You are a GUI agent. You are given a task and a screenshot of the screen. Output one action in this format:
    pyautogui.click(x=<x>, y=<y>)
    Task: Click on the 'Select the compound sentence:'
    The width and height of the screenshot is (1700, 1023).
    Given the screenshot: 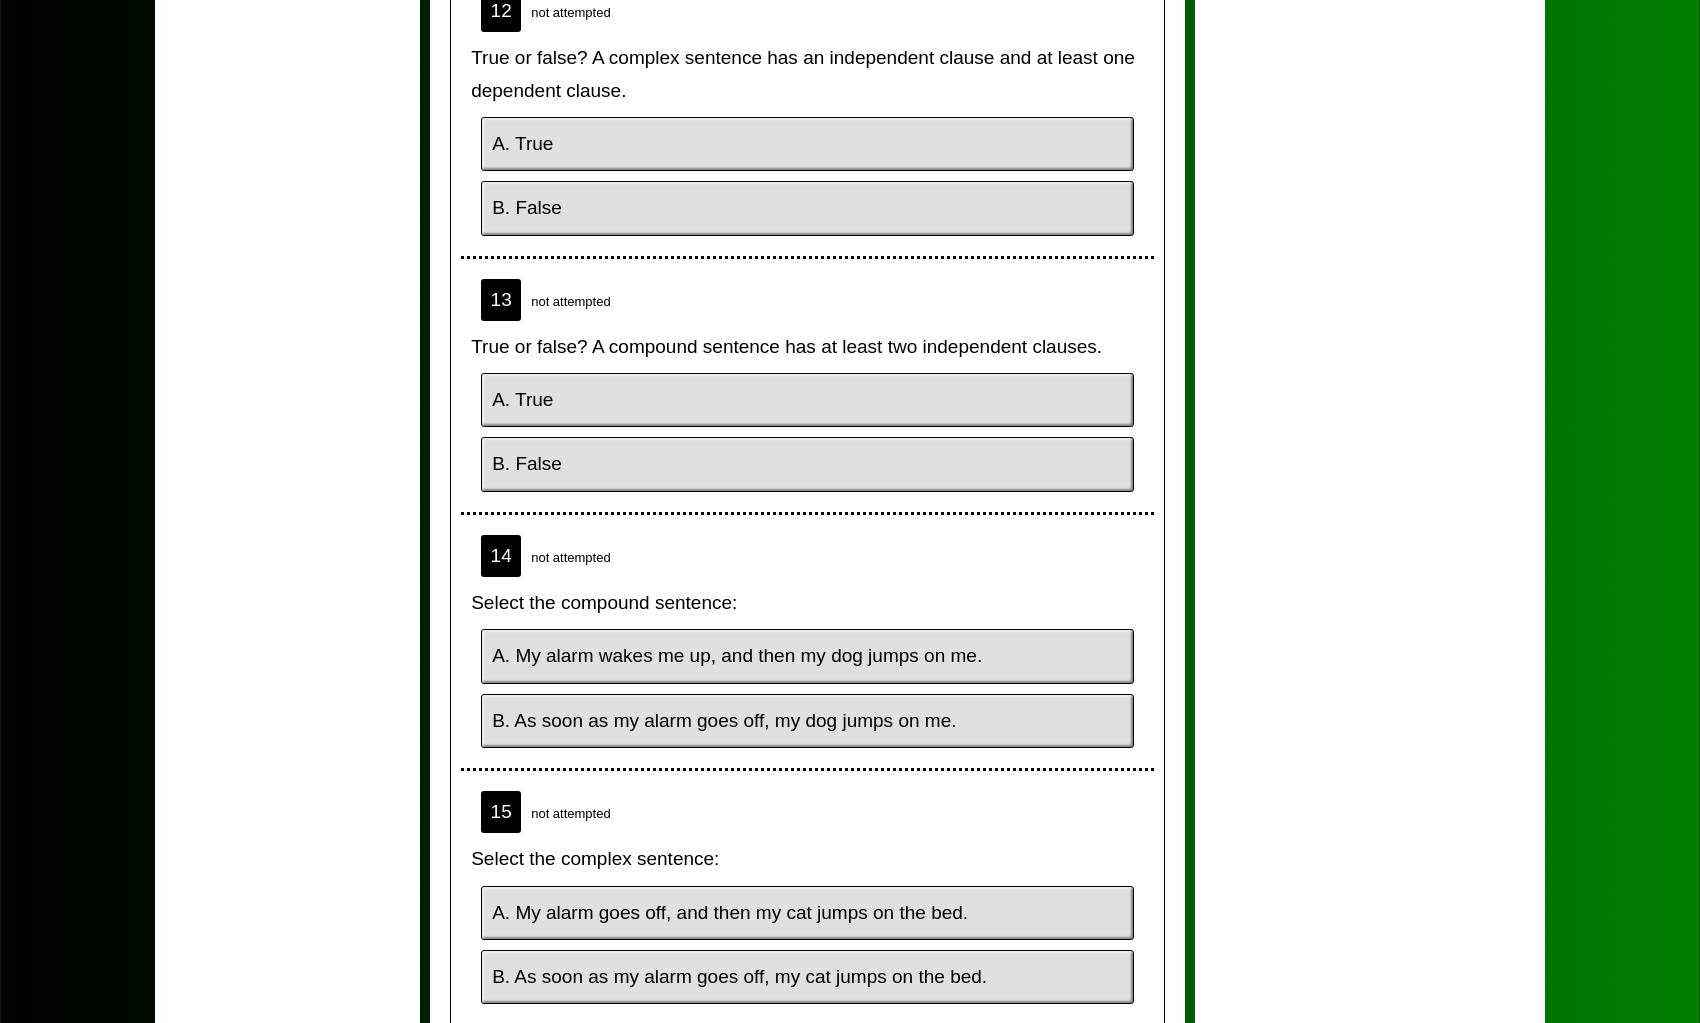 What is the action you would take?
    pyautogui.click(x=603, y=601)
    